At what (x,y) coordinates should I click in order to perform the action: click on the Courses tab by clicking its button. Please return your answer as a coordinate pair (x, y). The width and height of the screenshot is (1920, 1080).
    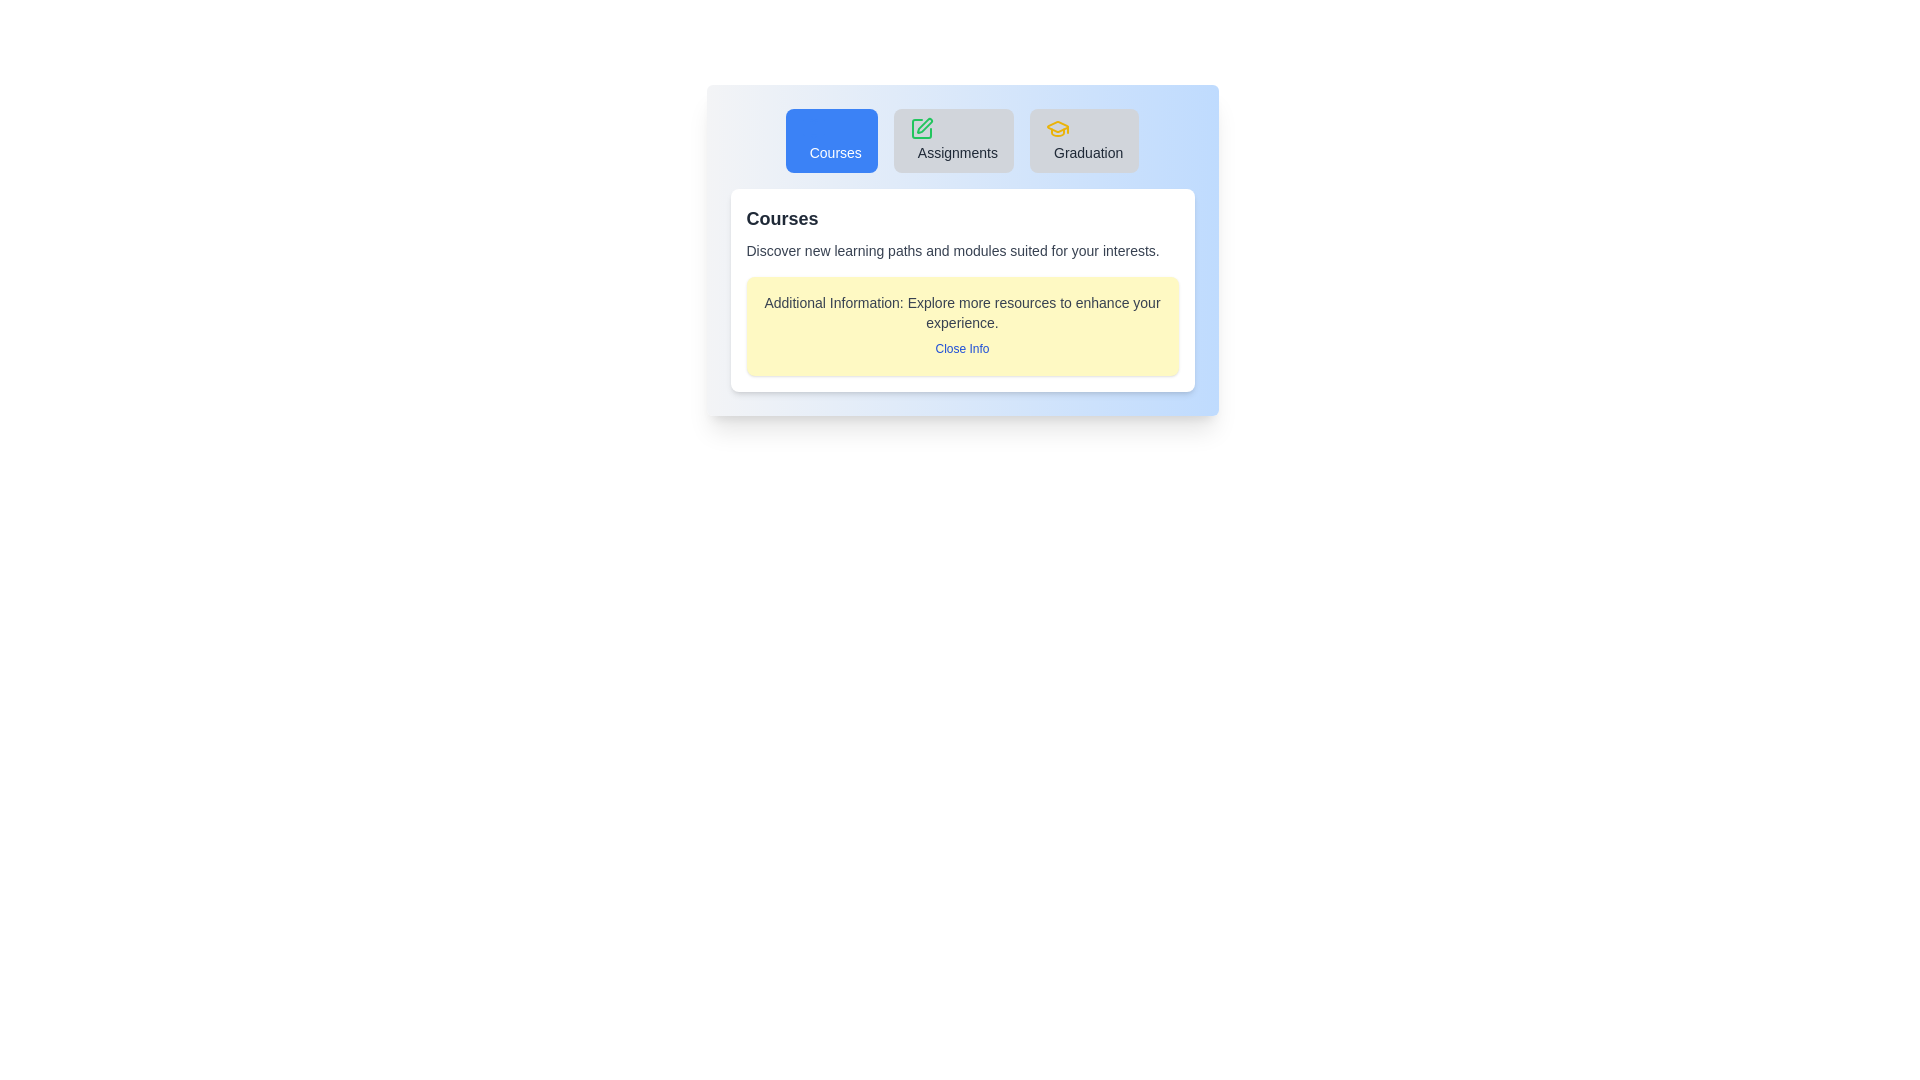
    Looking at the image, I should click on (831, 140).